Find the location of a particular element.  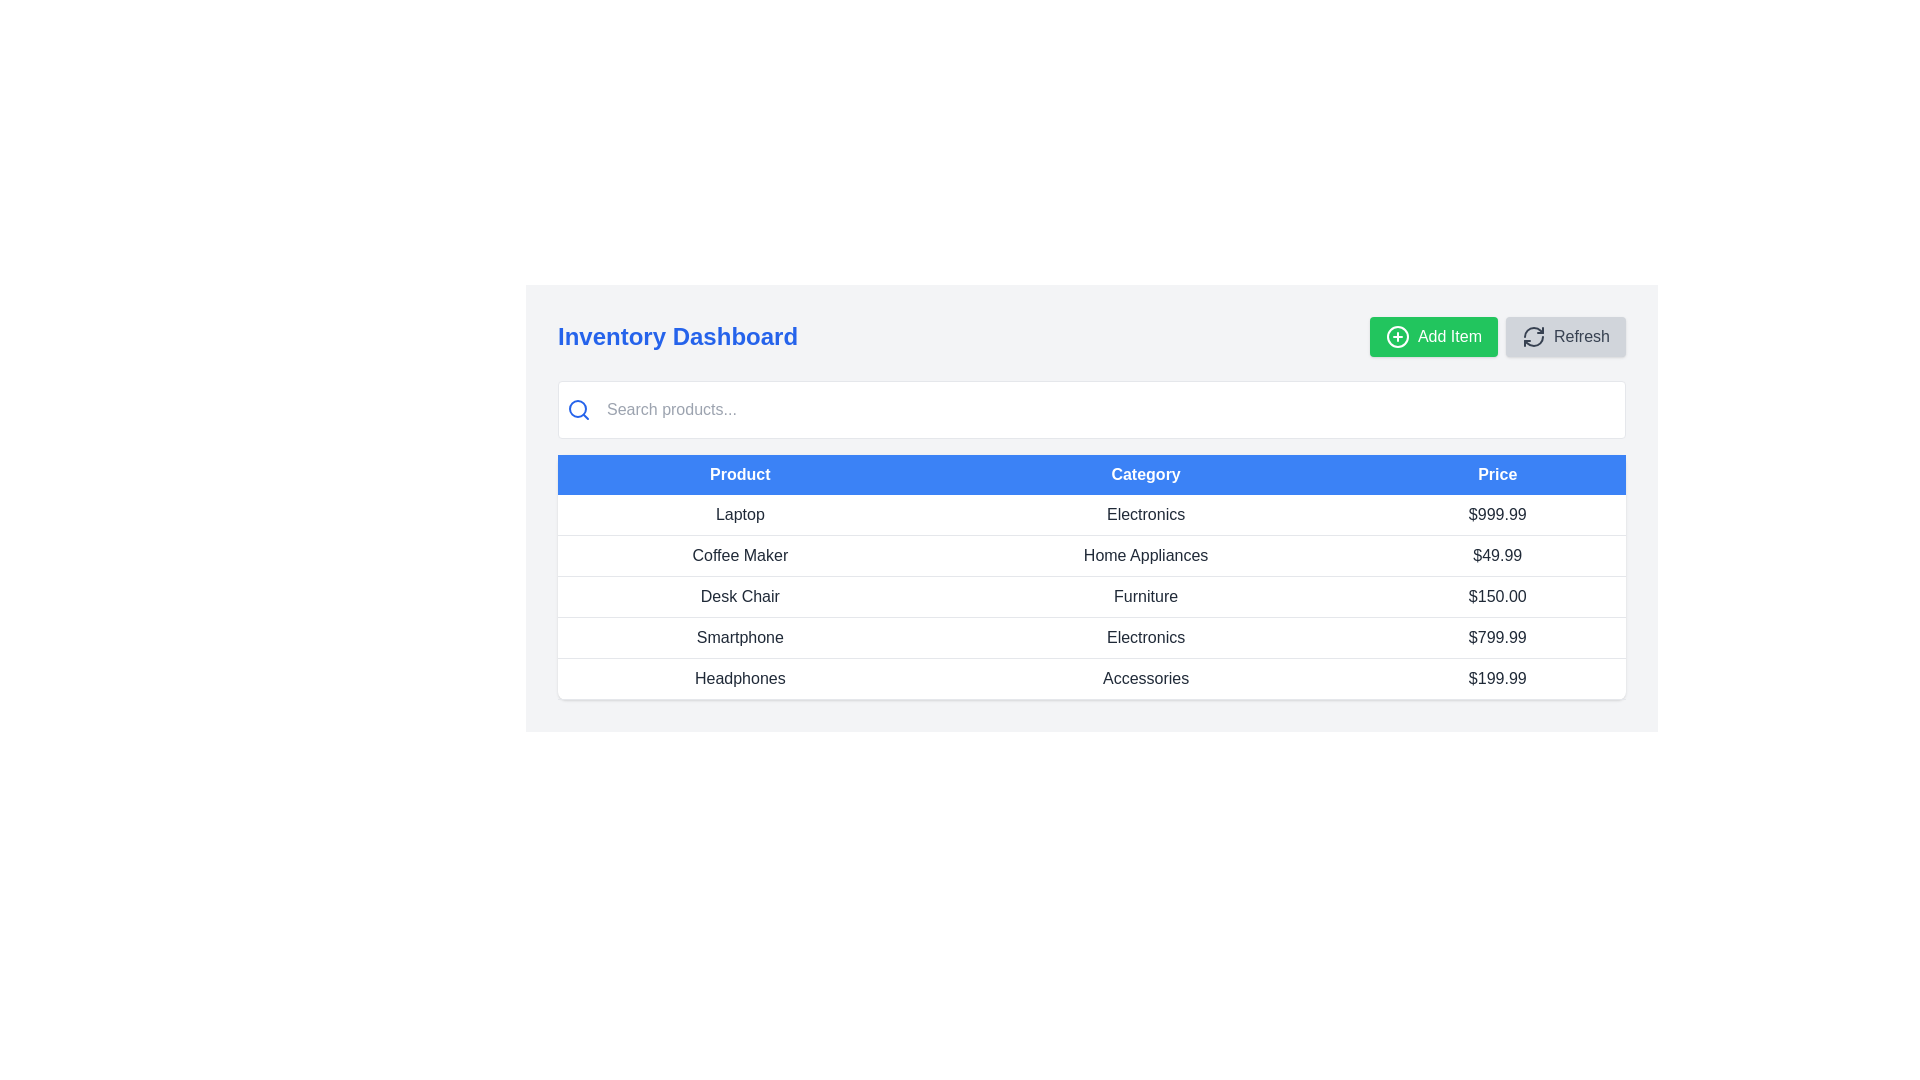

the 'Coffee Maker' label in the inventory list, which is located in the second row under the 'Product' column, positioned to the left of 'Home Appliances' and above '$49.99' is located at coordinates (739, 555).